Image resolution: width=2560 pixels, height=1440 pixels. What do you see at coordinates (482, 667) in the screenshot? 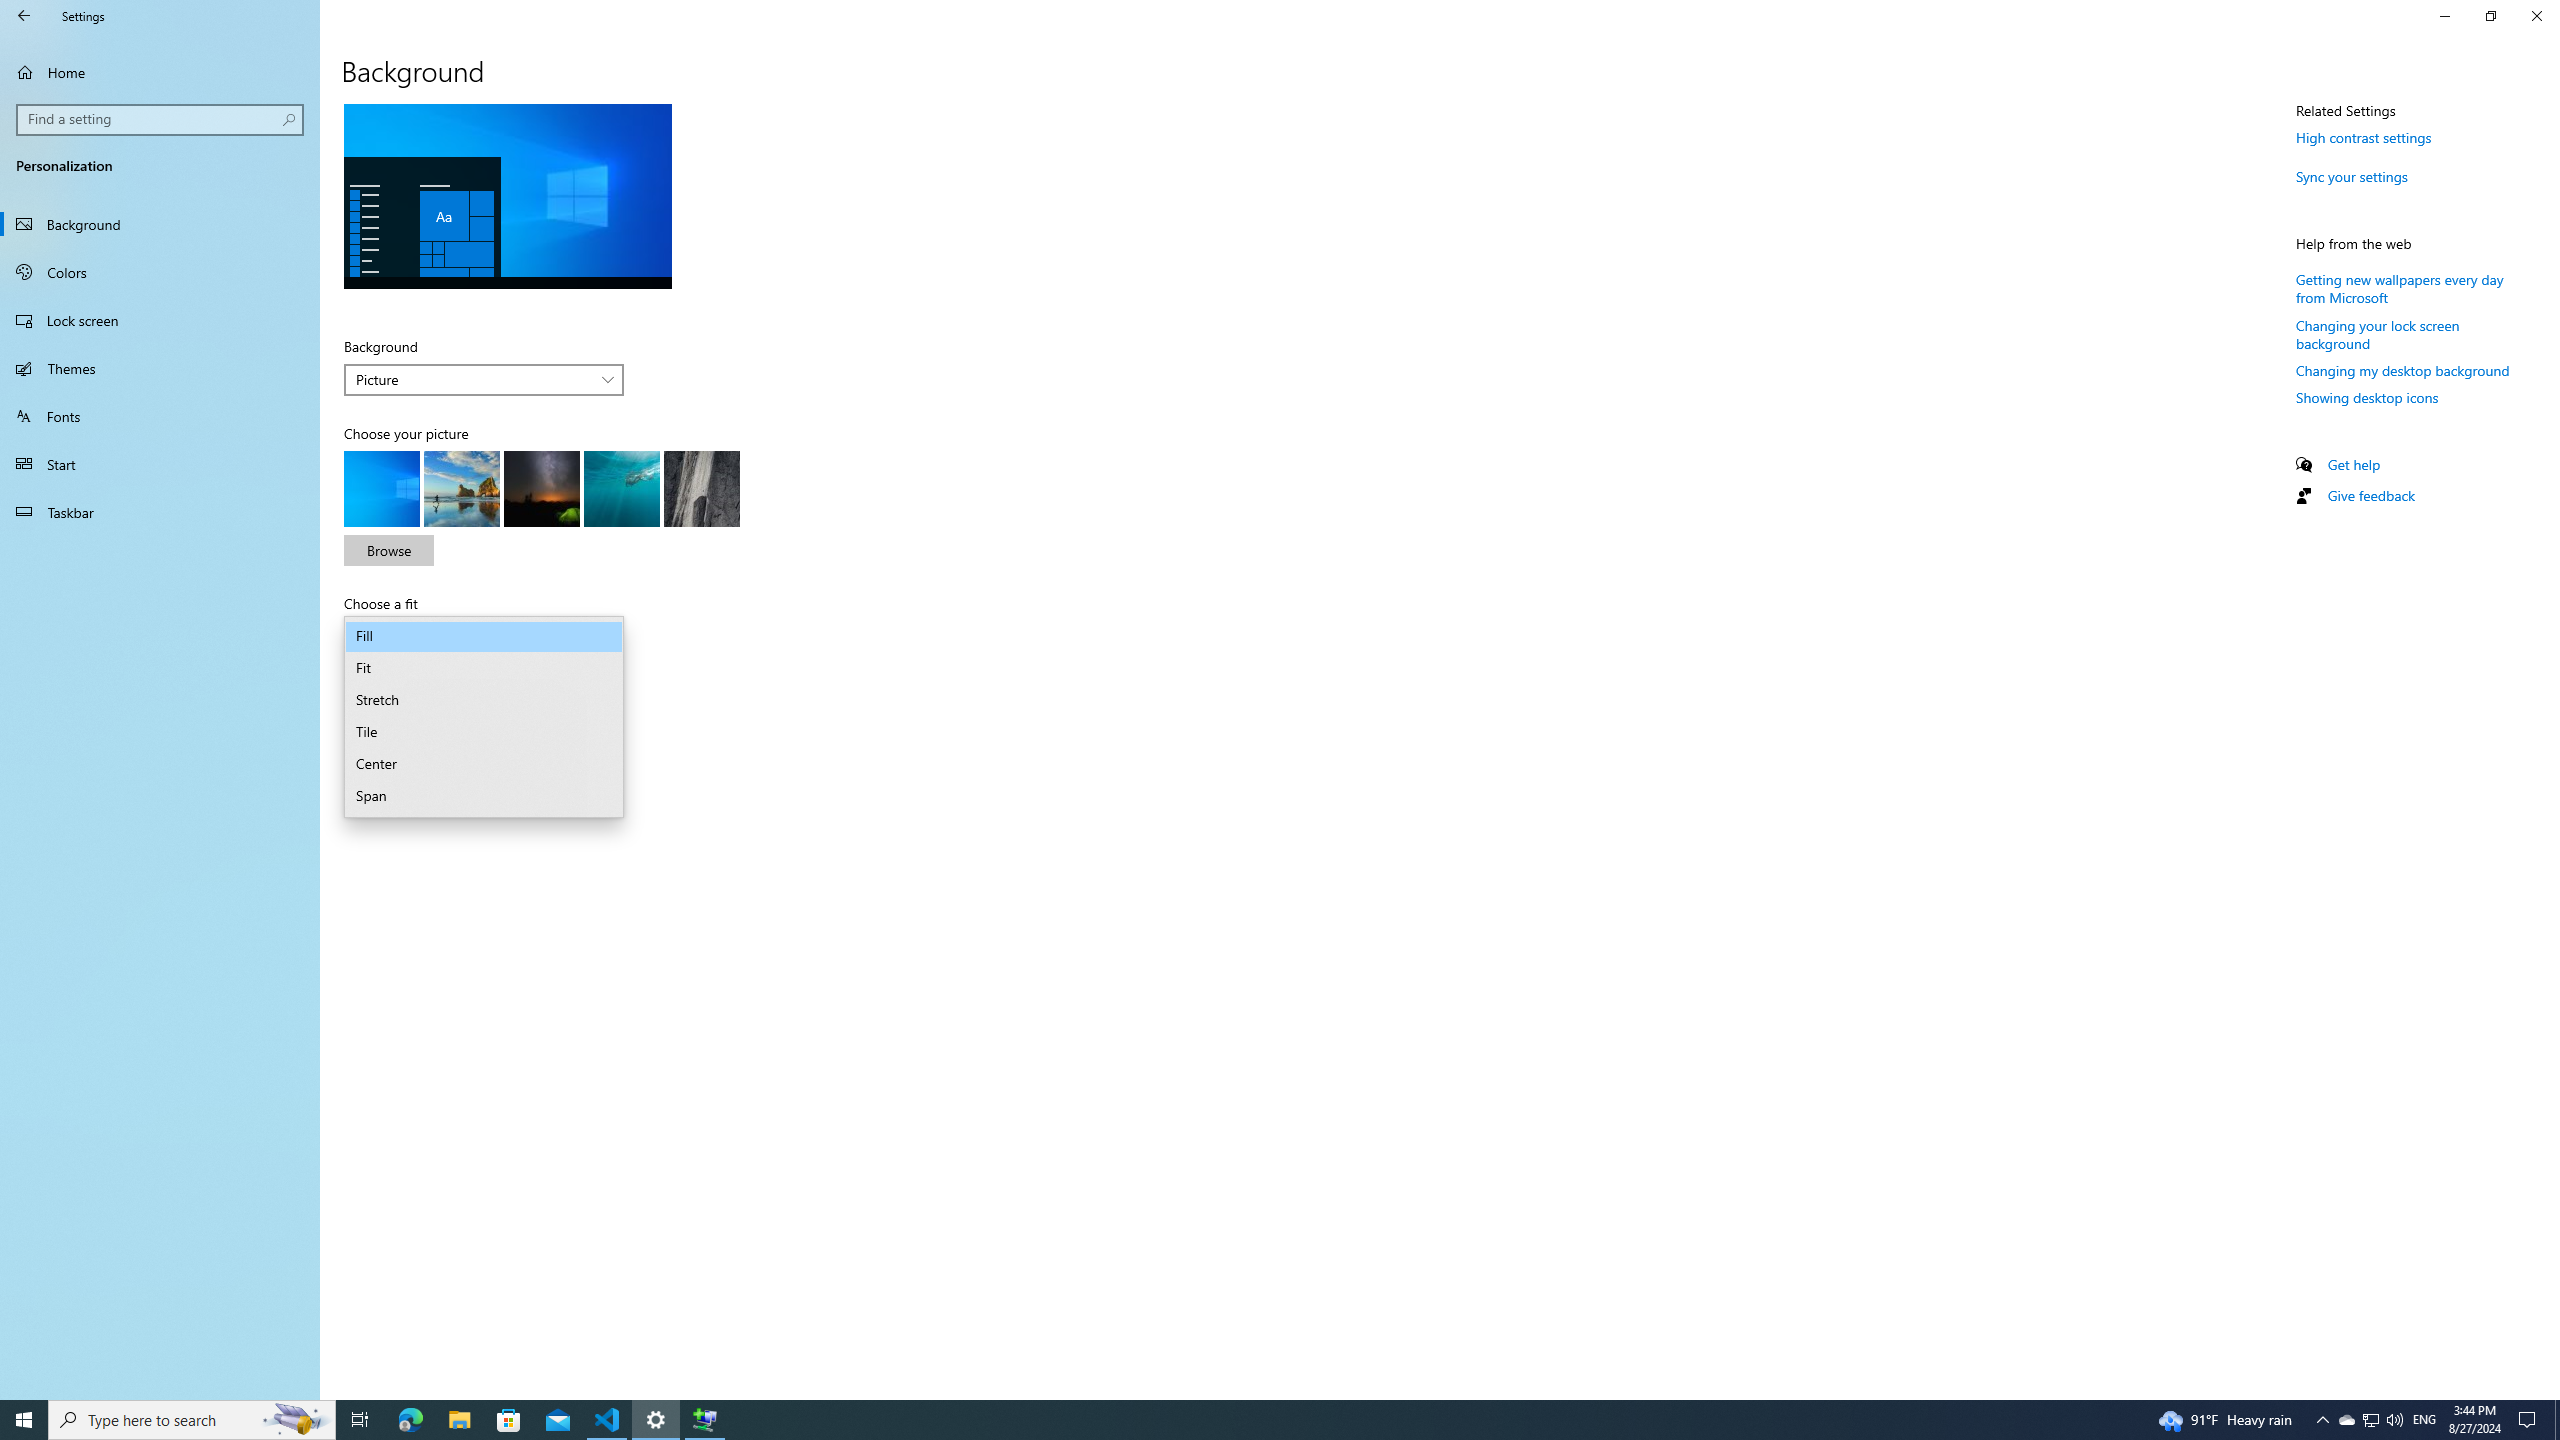
I see `'Fit'` at bounding box center [482, 667].